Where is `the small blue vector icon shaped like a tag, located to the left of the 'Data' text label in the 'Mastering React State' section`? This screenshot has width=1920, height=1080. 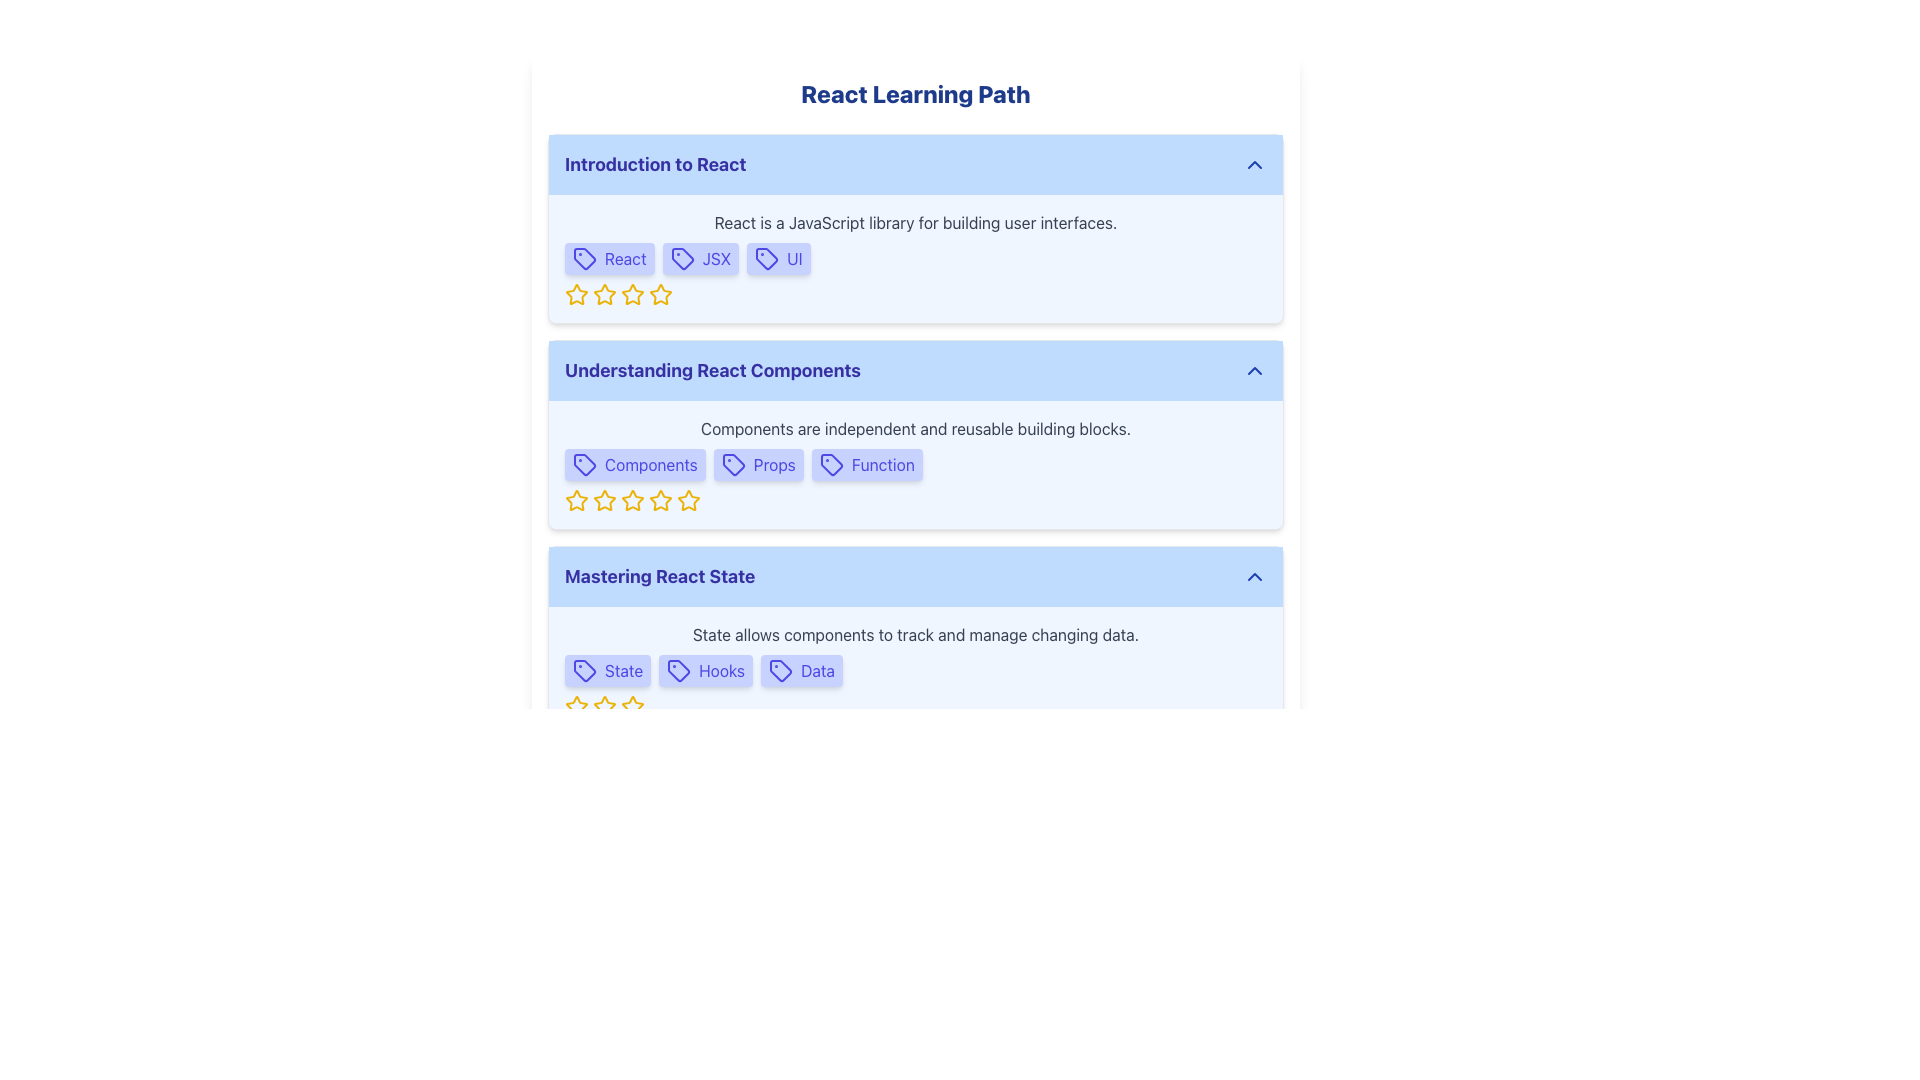
the small blue vector icon shaped like a tag, located to the left of the 'Data' text label in the 'Mastering React State' section is located at coordinates (780, 671).